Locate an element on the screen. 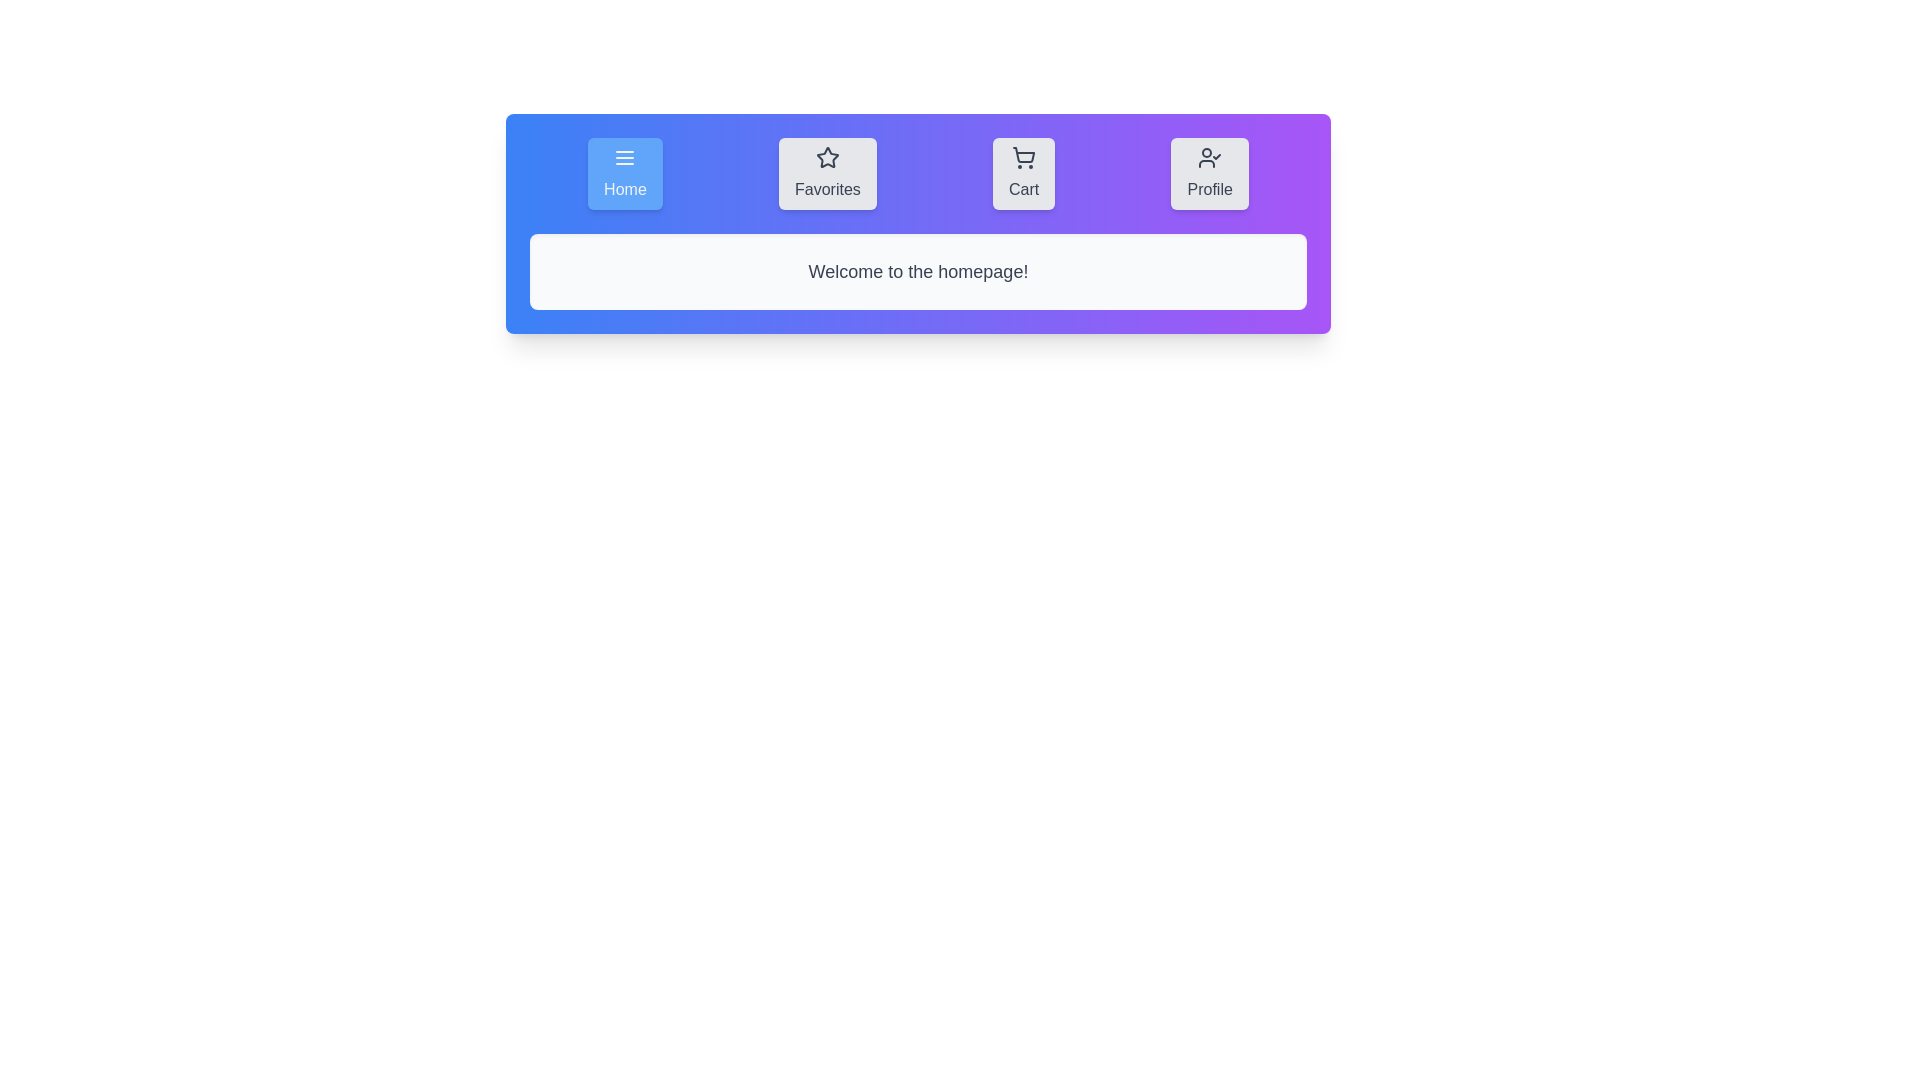 The height and width of the screenshot is (1080, 1920). the 'Favorites' text label in the navigation bar, which is located centrally below the star icon and between the 'Home' and 'Cart' options is located at coordinates (827, 189).